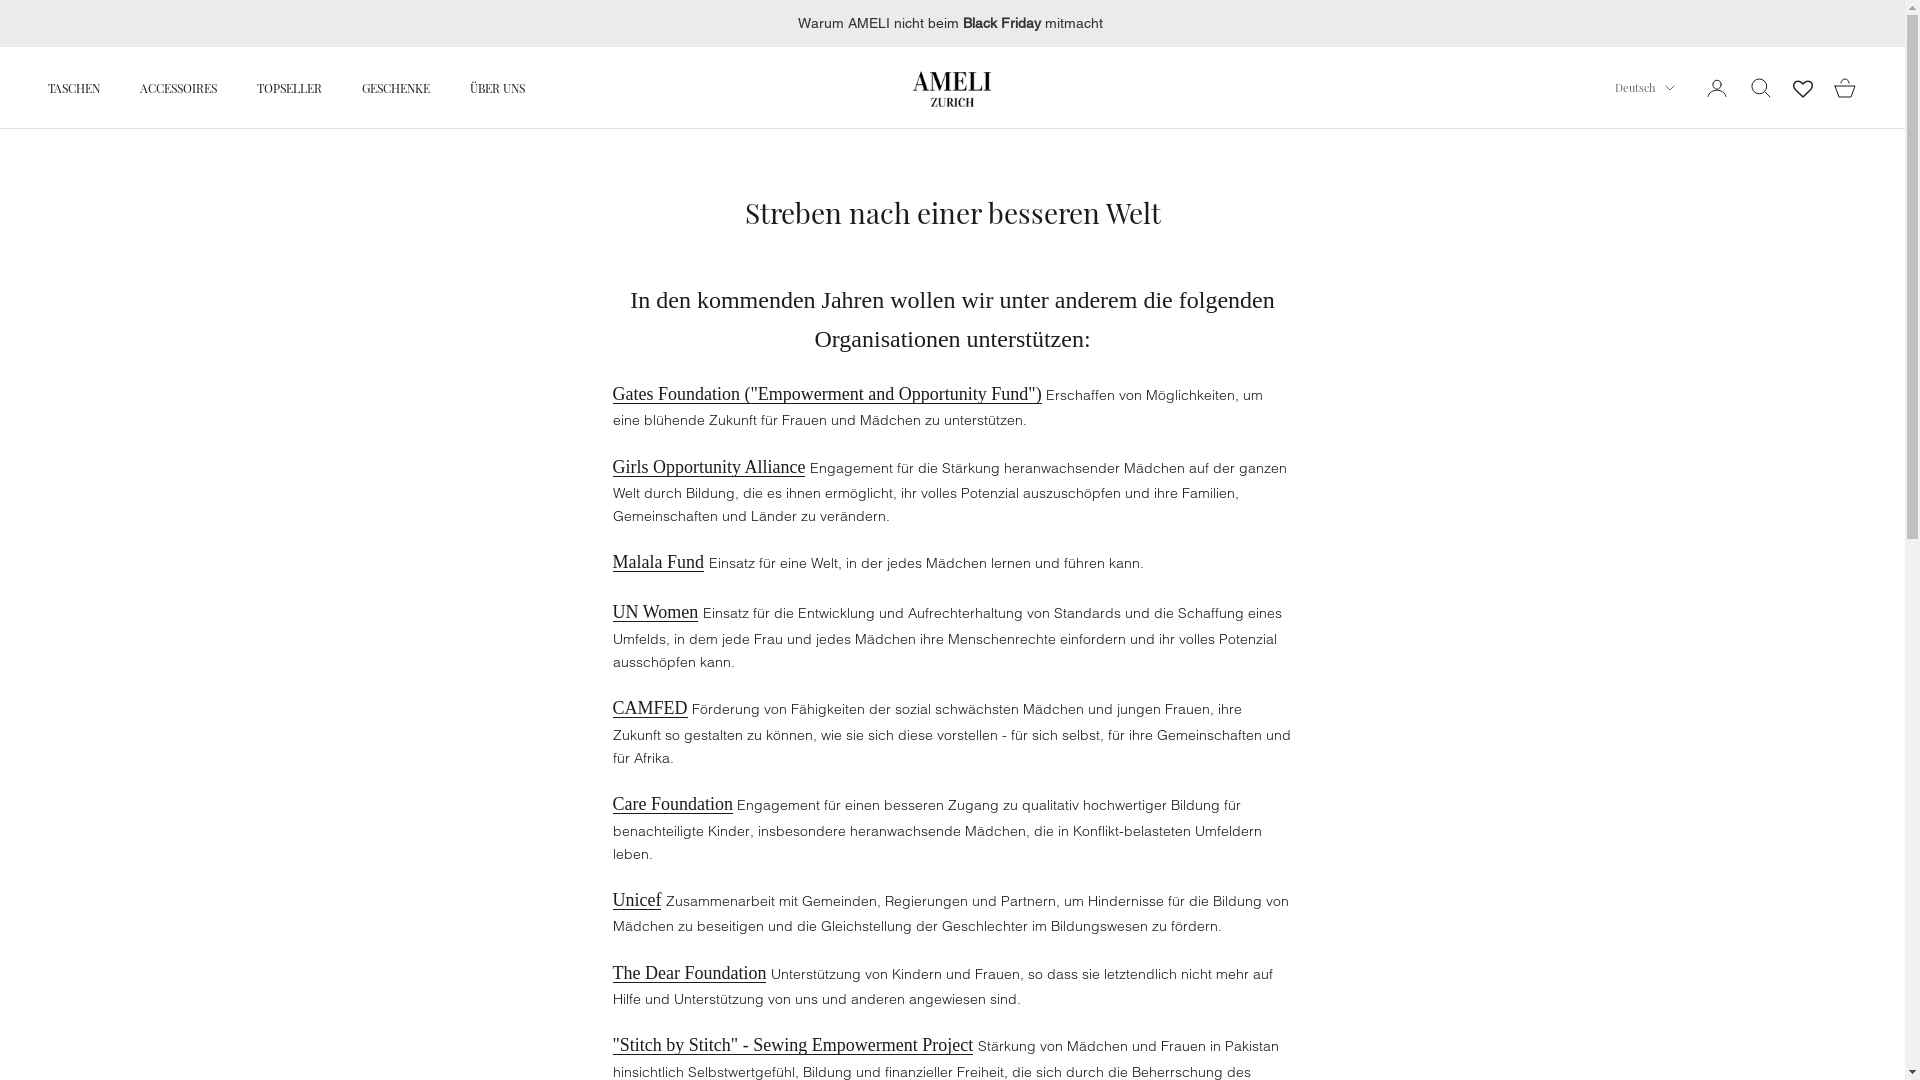 The image size is (1920, 1080). I want to click on 'Deutsch', so click(1645, 87).